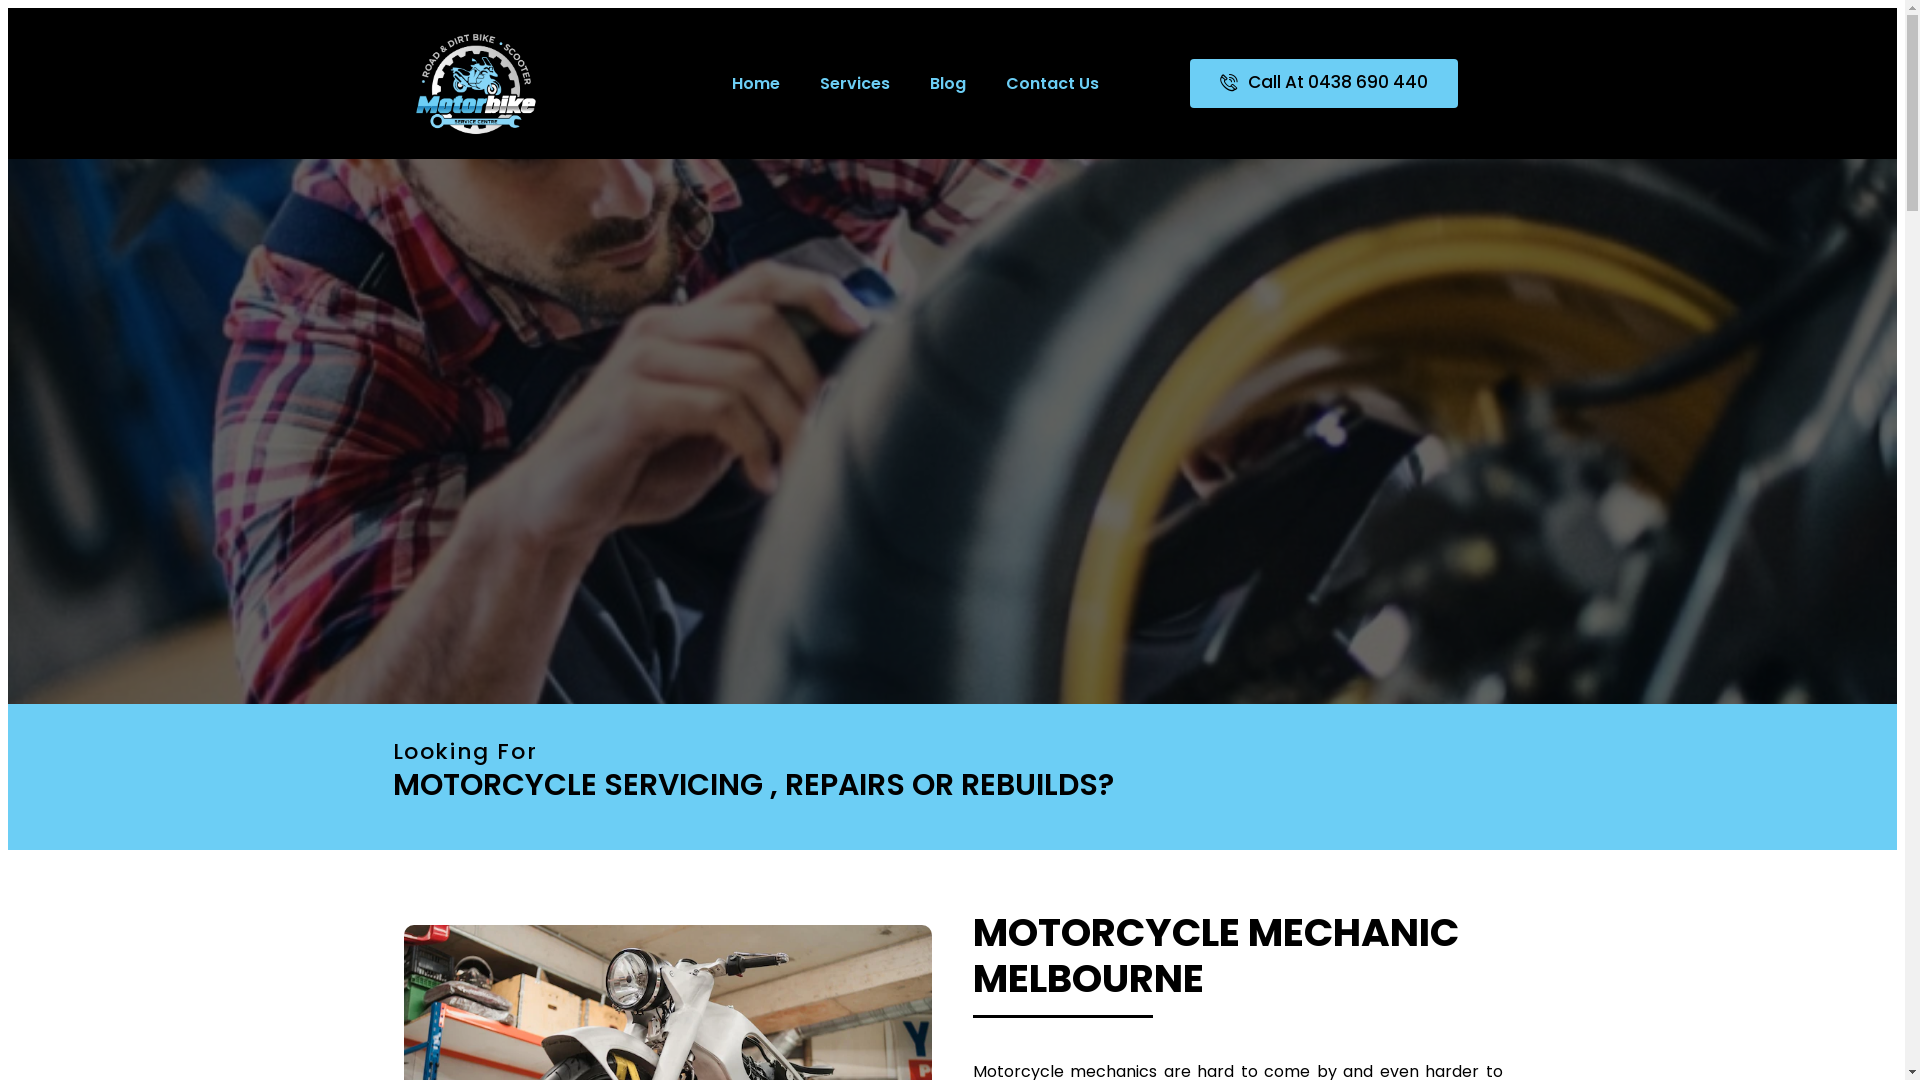  I want to click on 'Services', so click(854, 82).